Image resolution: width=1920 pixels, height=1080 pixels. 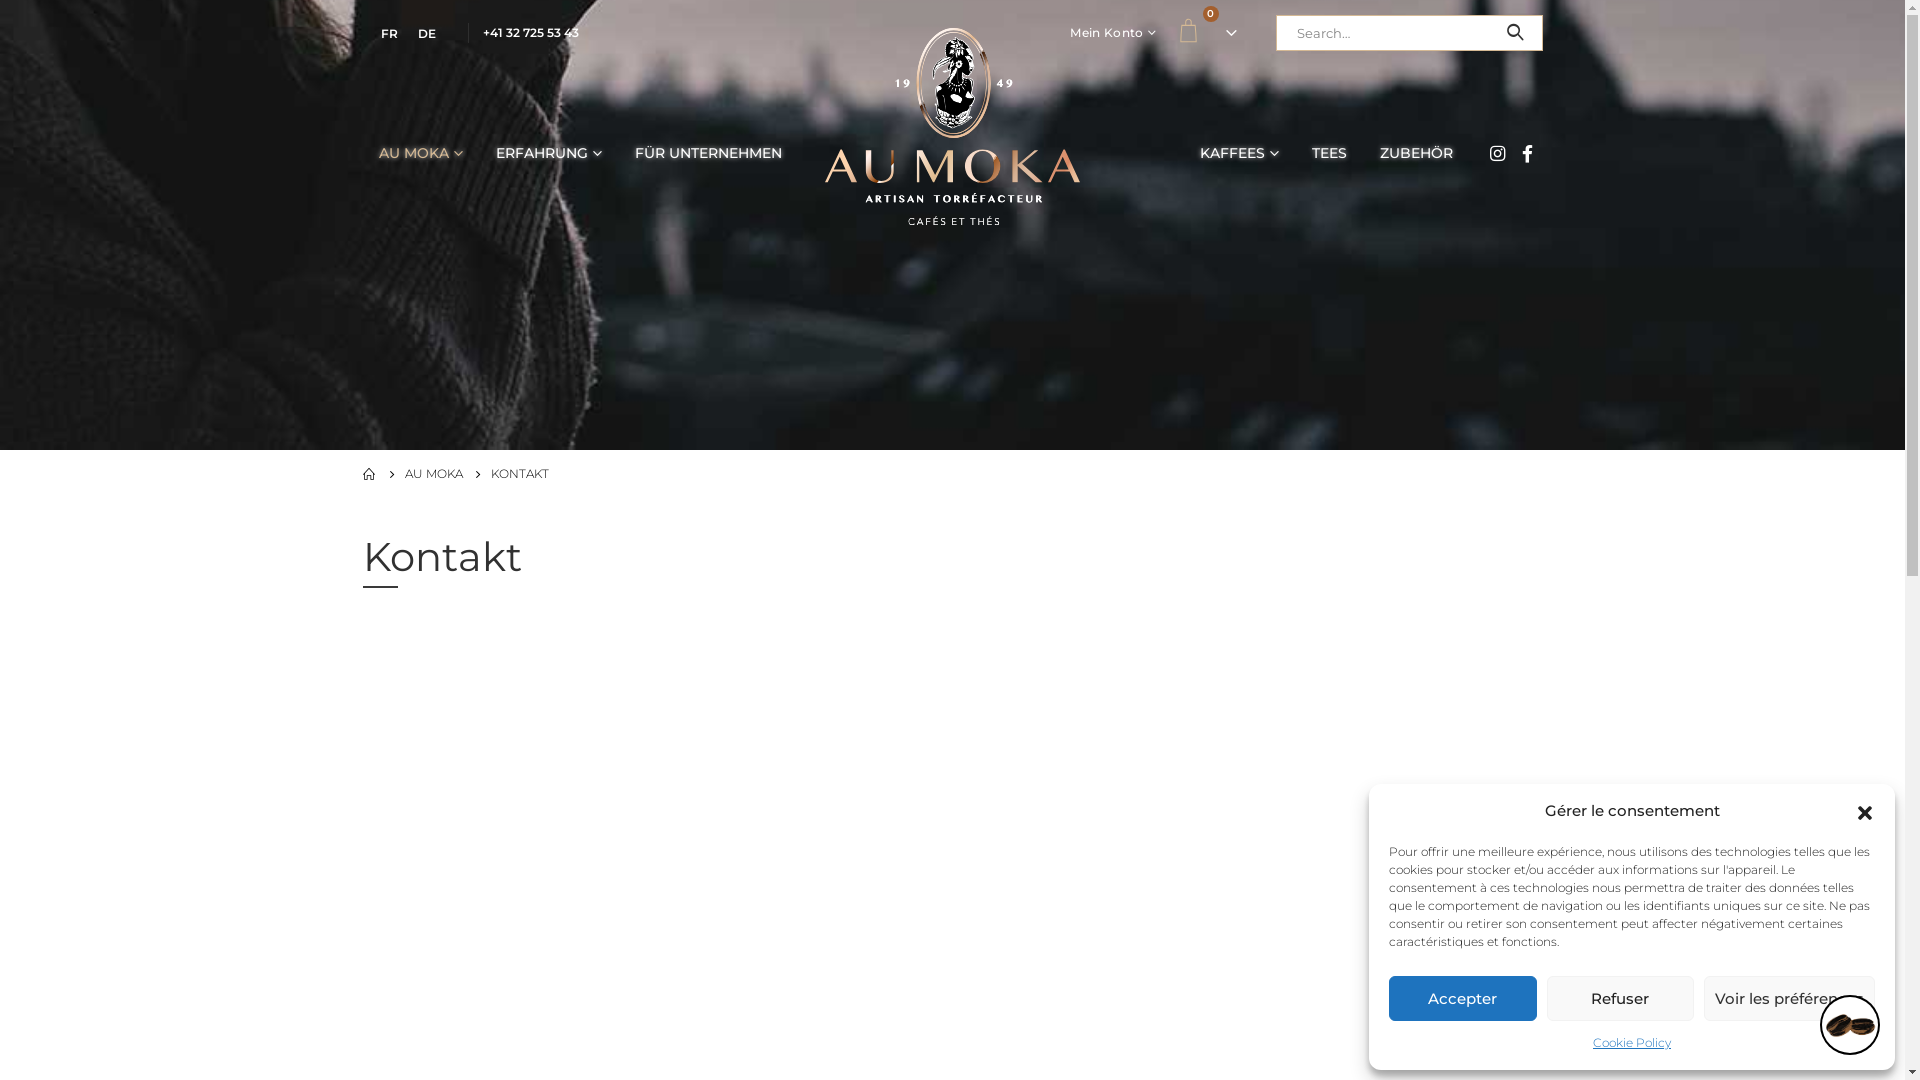 What do you see at coordinates (1112, 33) in the screenshot?
I see `'Mein Konto'` at bounding box center [1112, 33].